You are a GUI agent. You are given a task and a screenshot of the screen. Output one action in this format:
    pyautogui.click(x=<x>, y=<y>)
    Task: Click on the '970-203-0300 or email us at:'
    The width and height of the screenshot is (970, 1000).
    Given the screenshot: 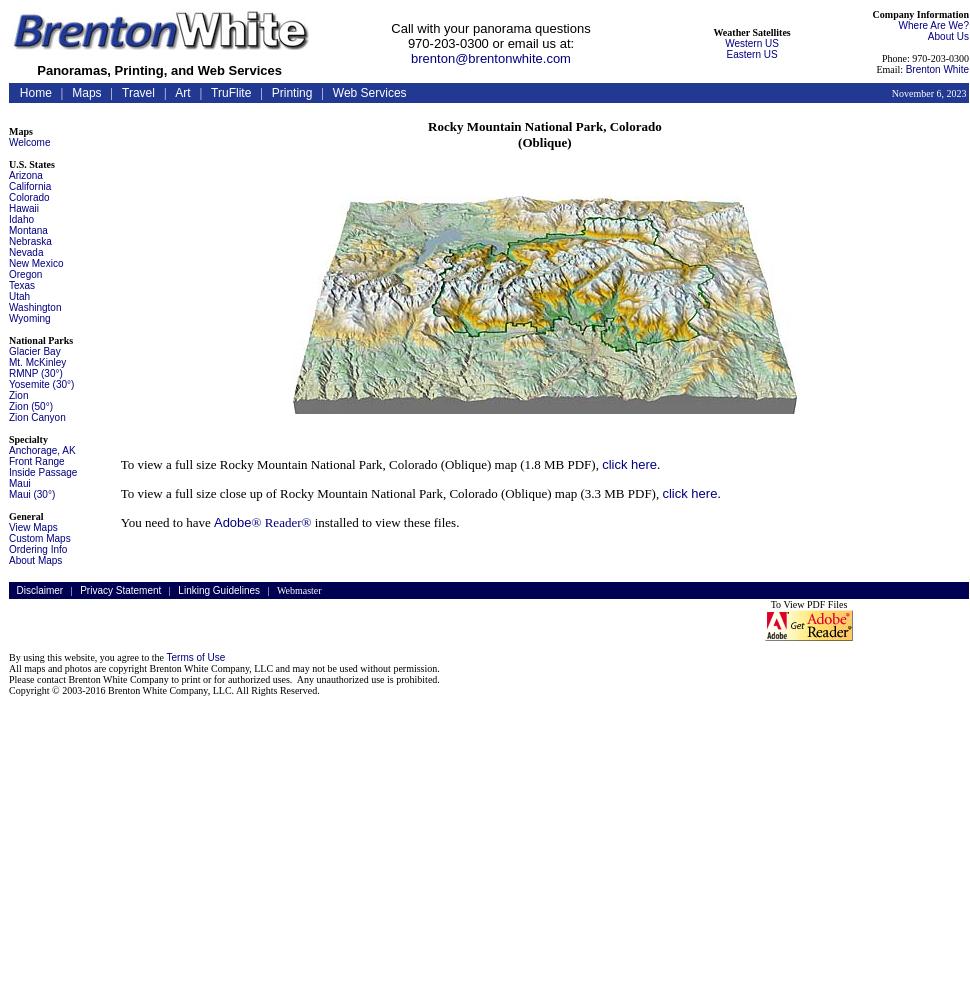 What is the action you would take?
    pyautogui.click(x=490, y=43)
    